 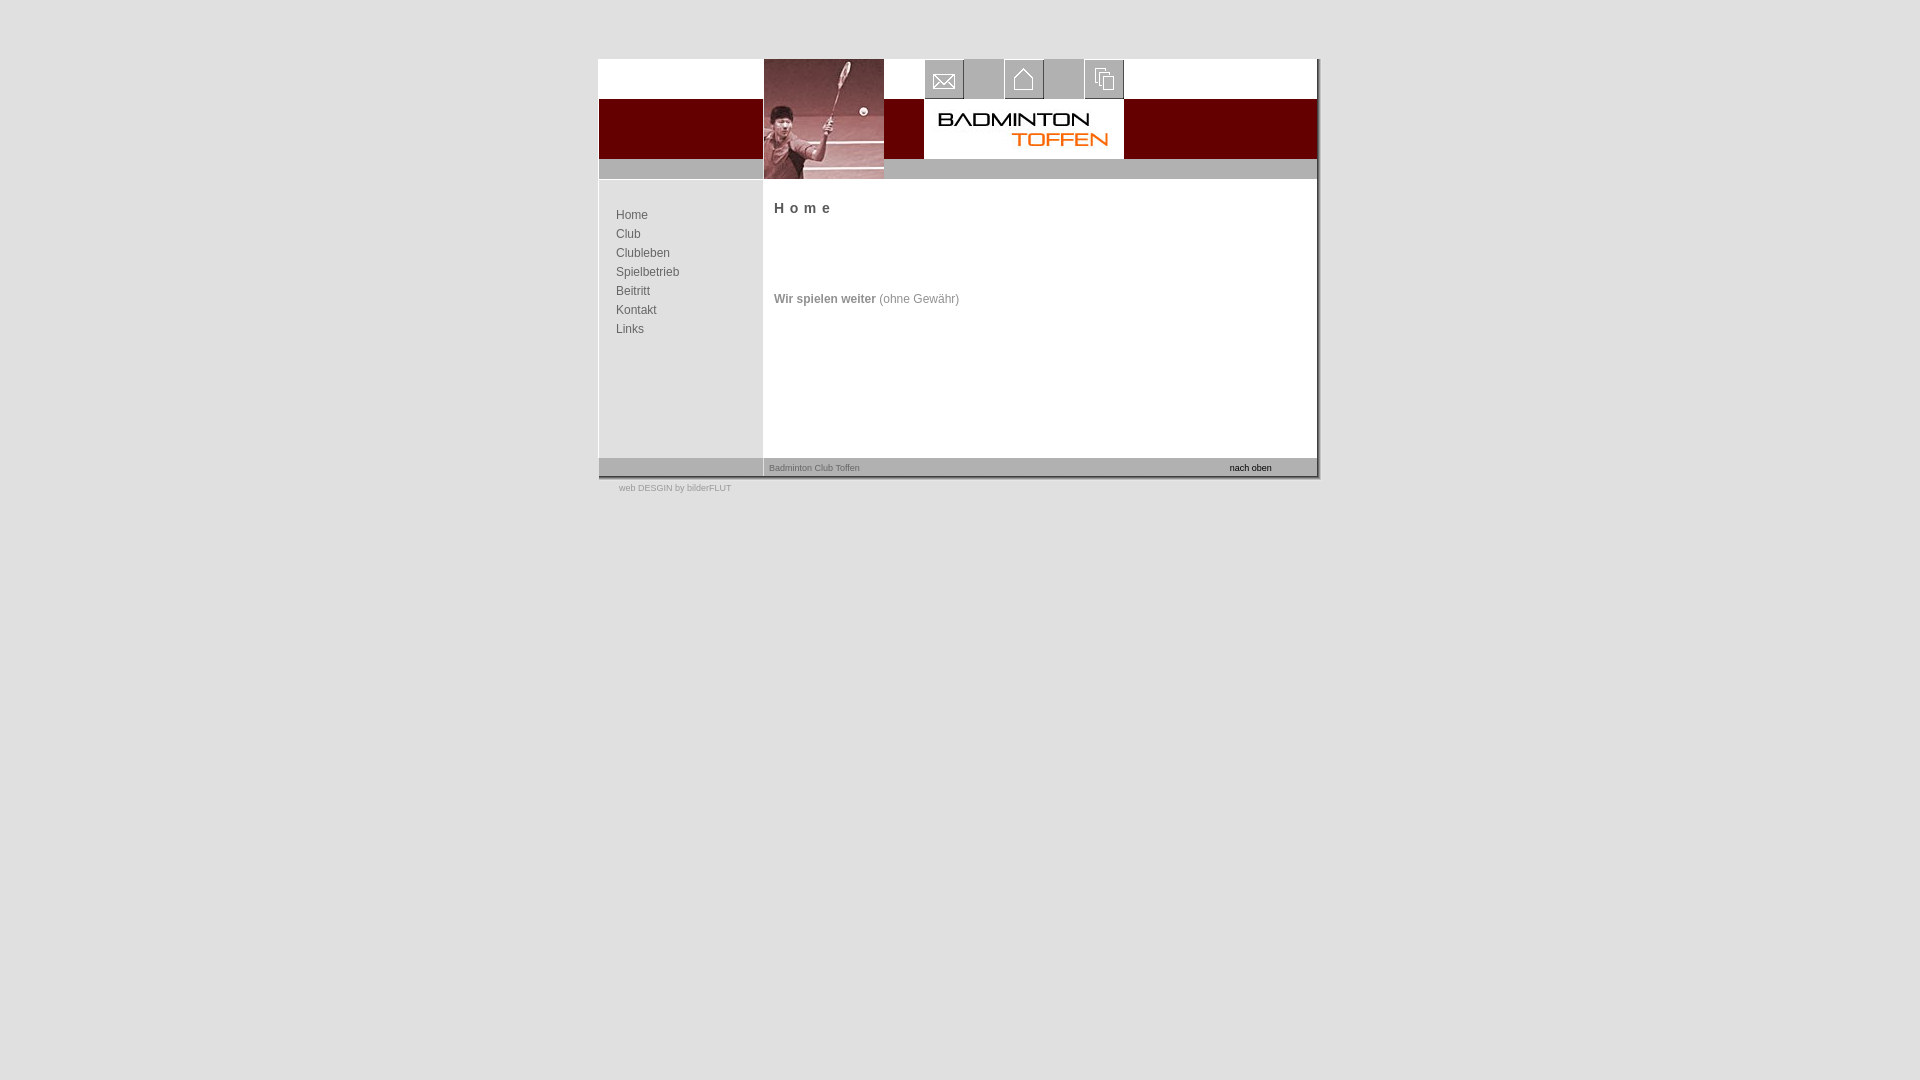 I want to click on 'Home', so click(x=681, y=214).